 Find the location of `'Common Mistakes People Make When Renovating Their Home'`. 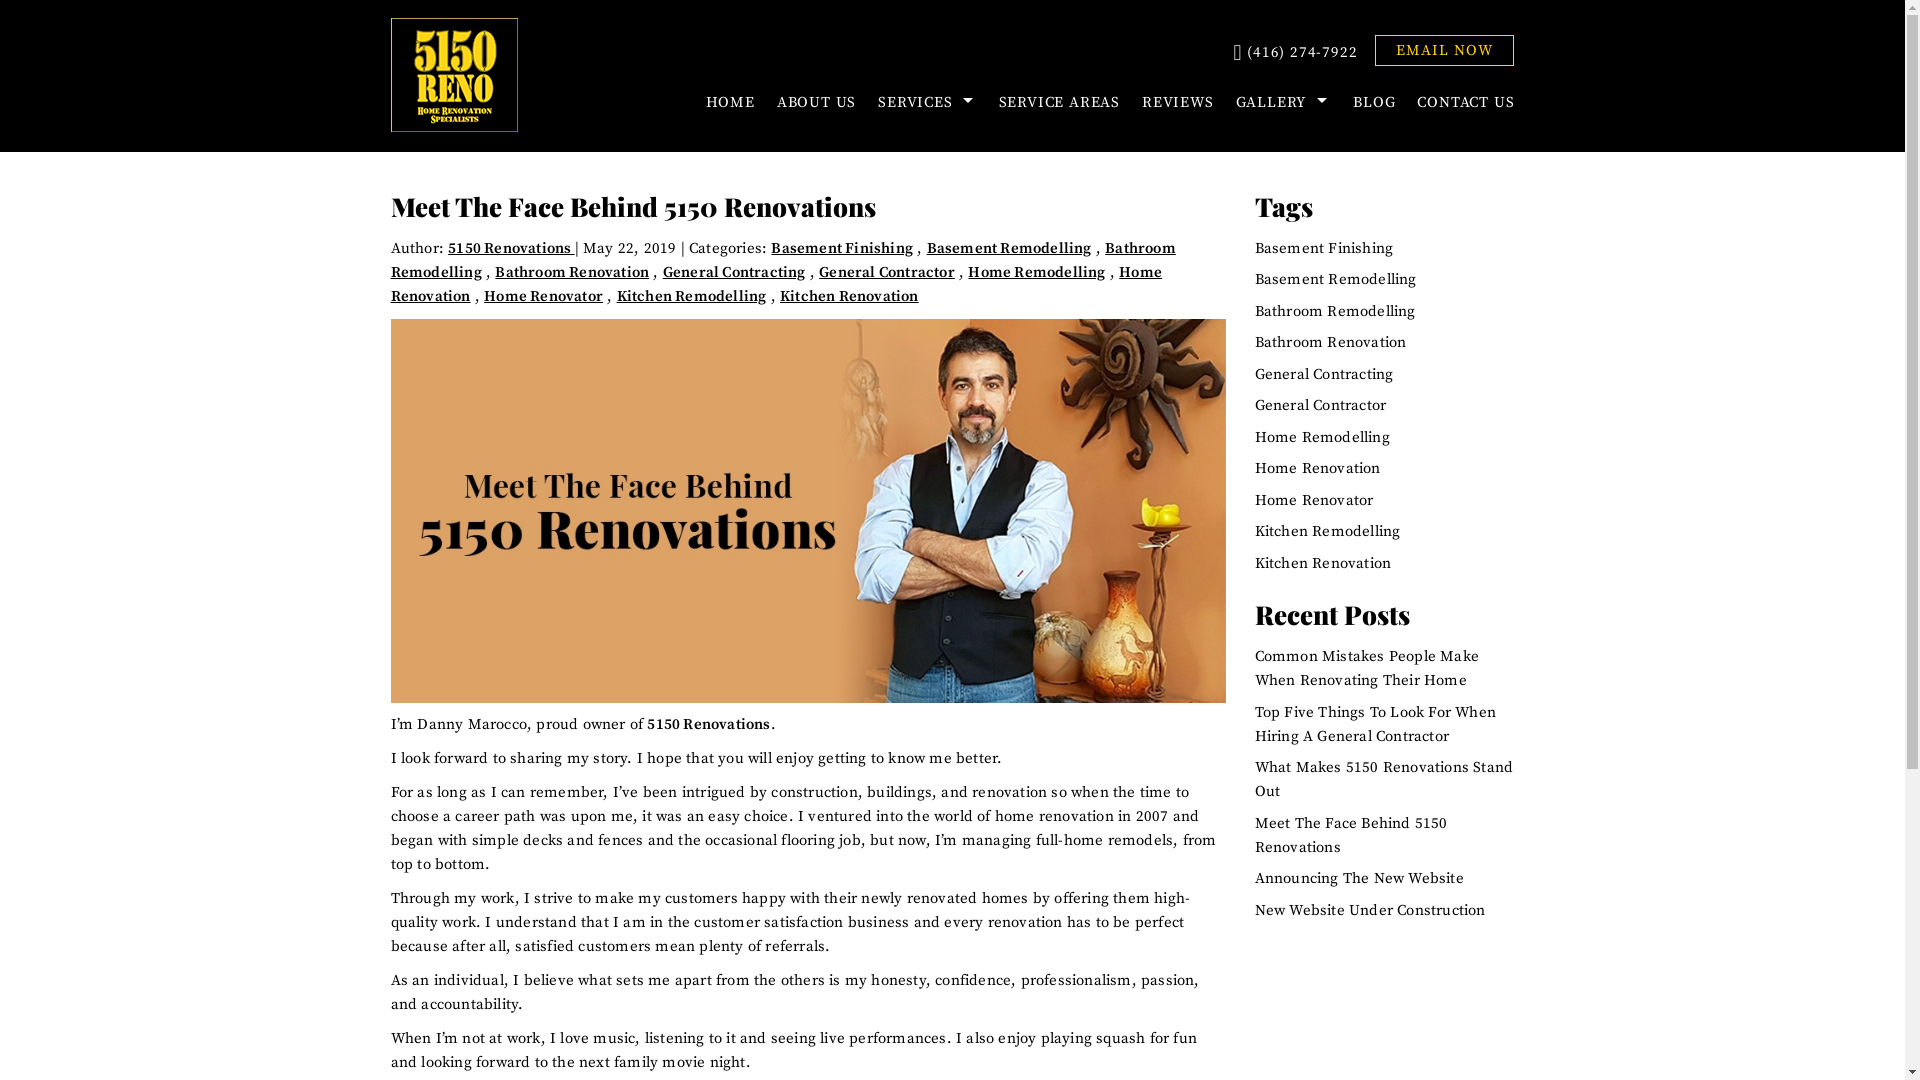

'Common Mistakes People Make When Renovating Their Home' is located at coordinates (1366, 668).